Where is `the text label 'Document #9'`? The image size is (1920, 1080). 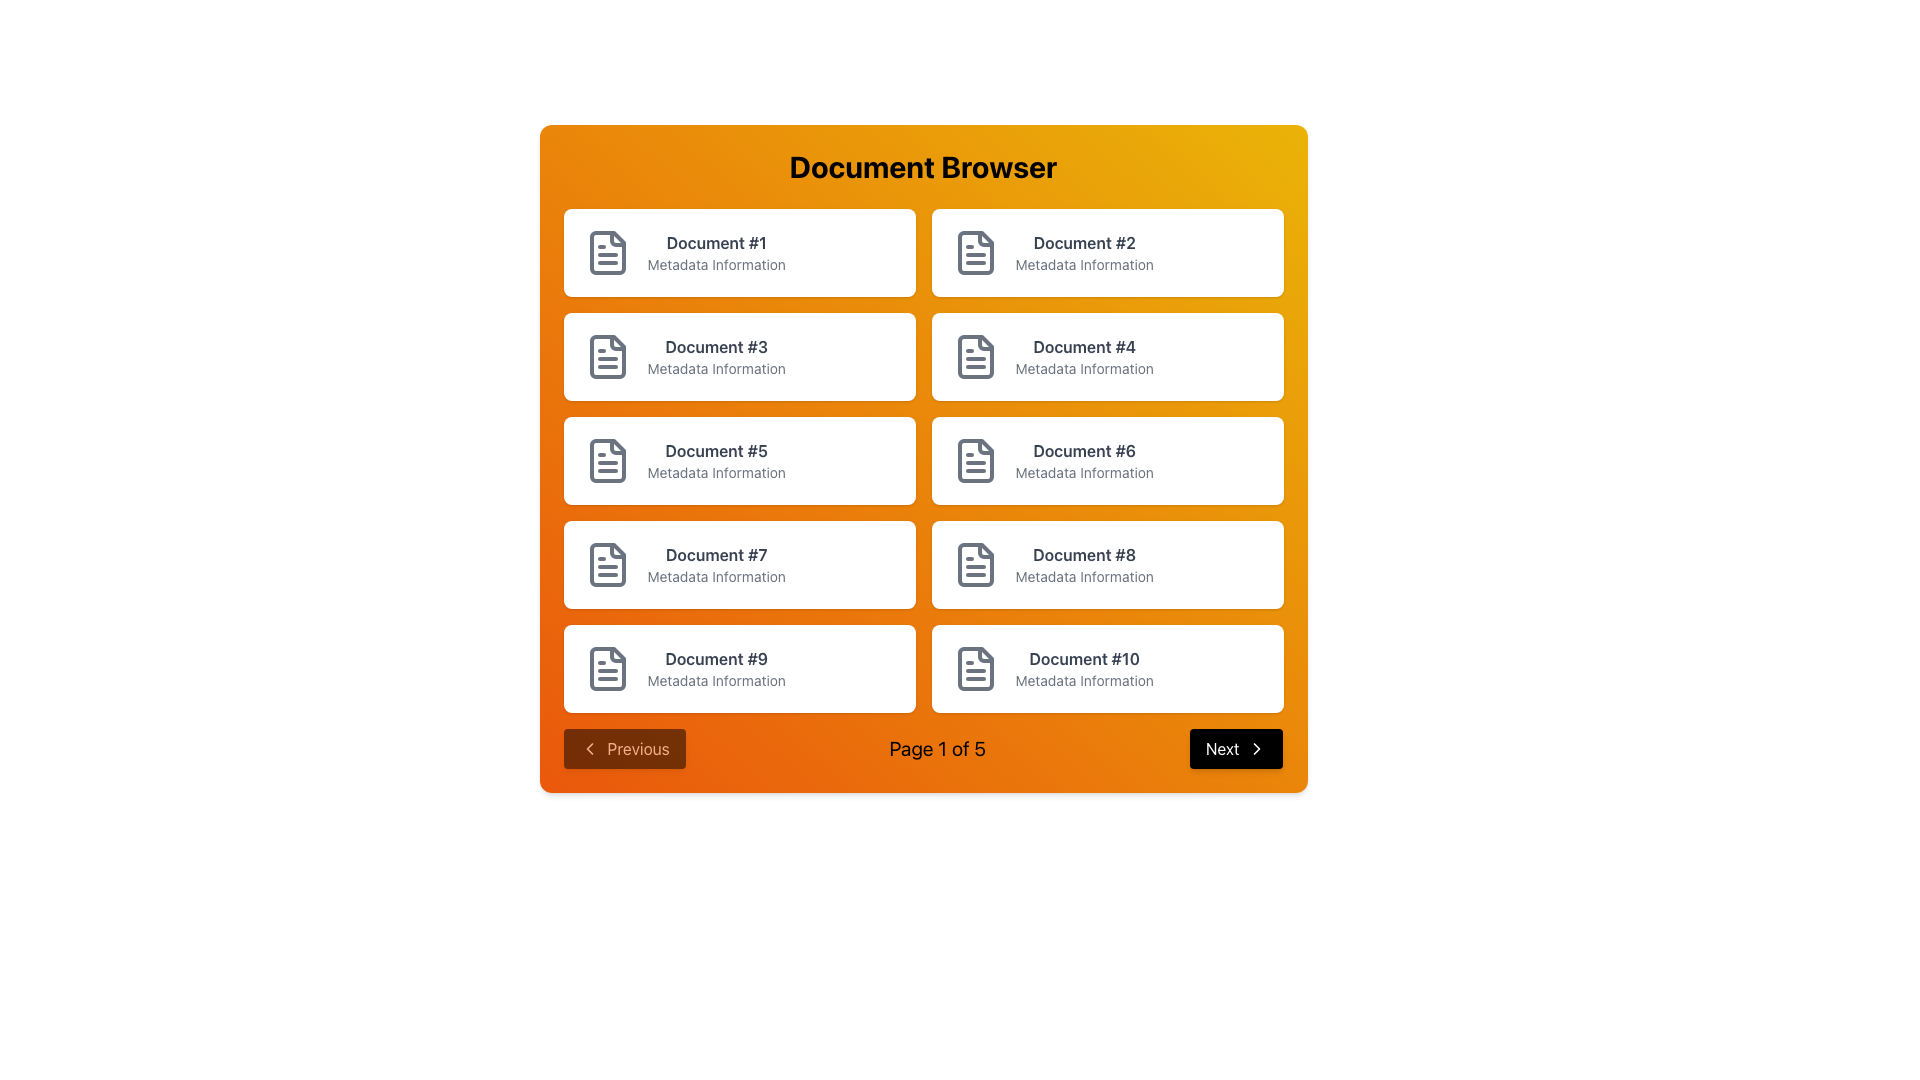 the text label 'Document #9' is located at coordinates (716, 659).